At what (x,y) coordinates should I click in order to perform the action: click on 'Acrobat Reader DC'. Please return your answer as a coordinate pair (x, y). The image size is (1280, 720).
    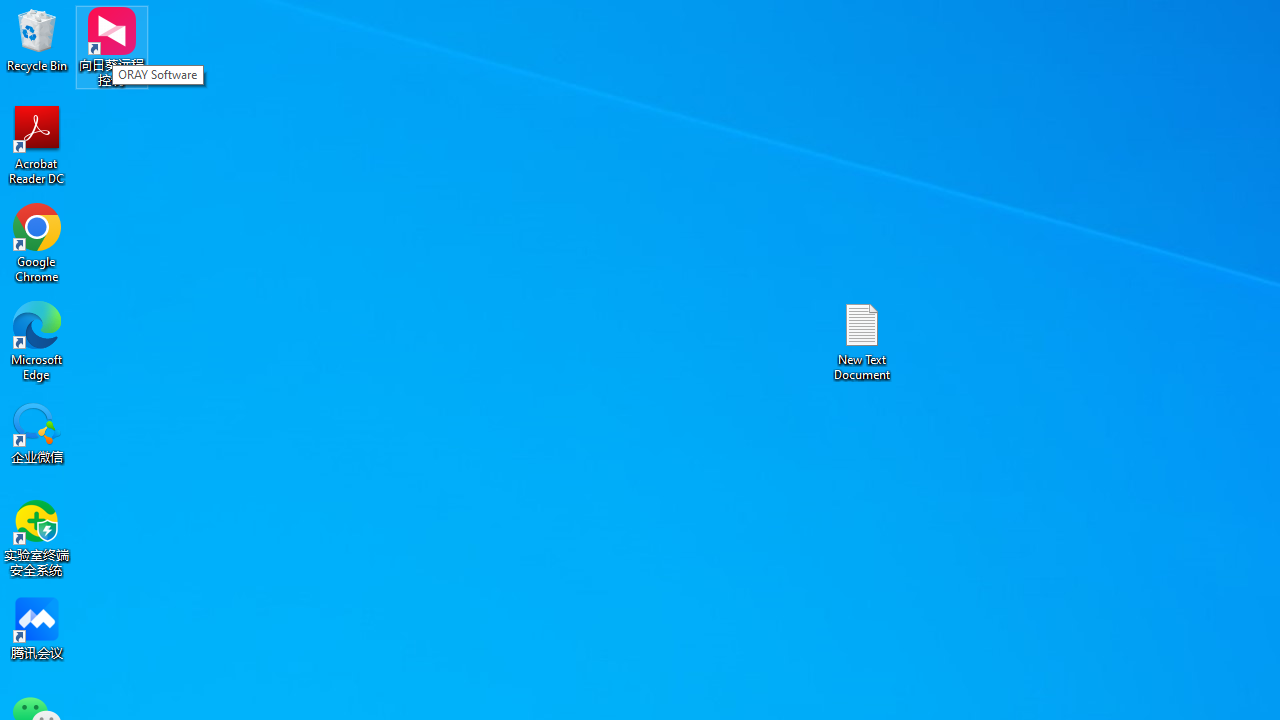
    Looking at the image, I should click on (37, 144).